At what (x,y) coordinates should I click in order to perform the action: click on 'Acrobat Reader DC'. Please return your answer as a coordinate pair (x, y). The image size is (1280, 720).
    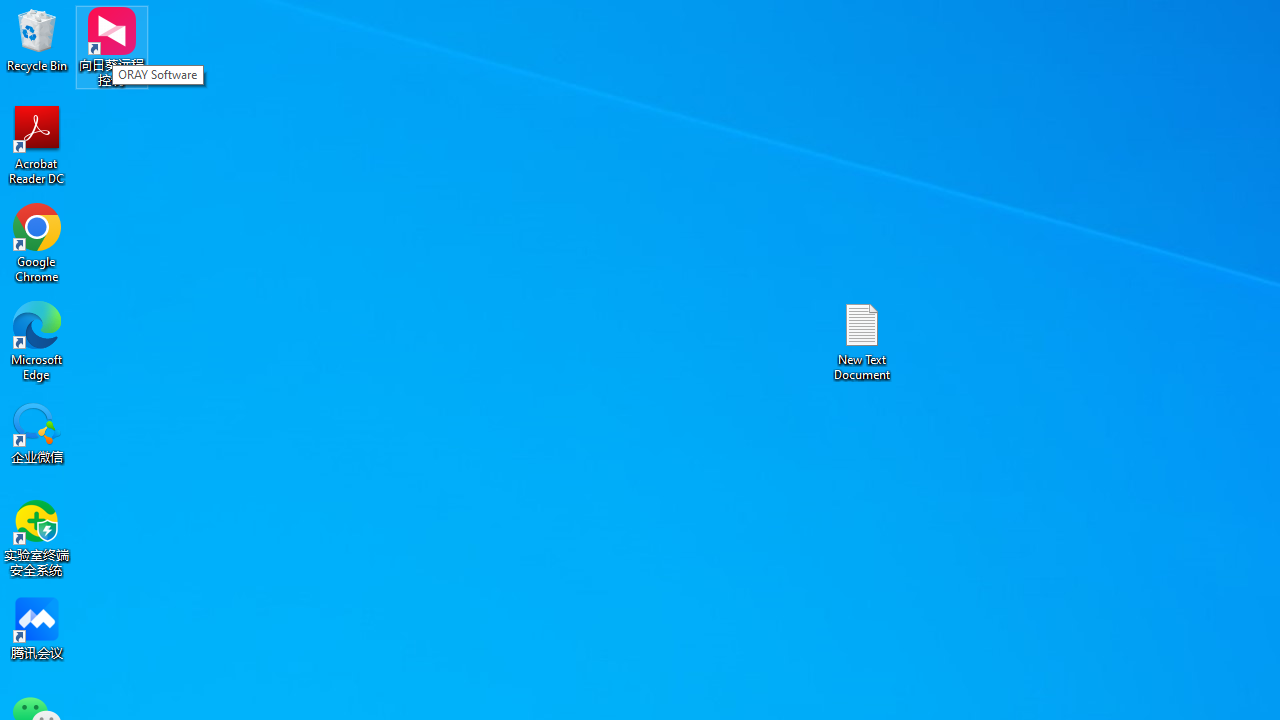
    Looking at the image, I should click on (37, 144).